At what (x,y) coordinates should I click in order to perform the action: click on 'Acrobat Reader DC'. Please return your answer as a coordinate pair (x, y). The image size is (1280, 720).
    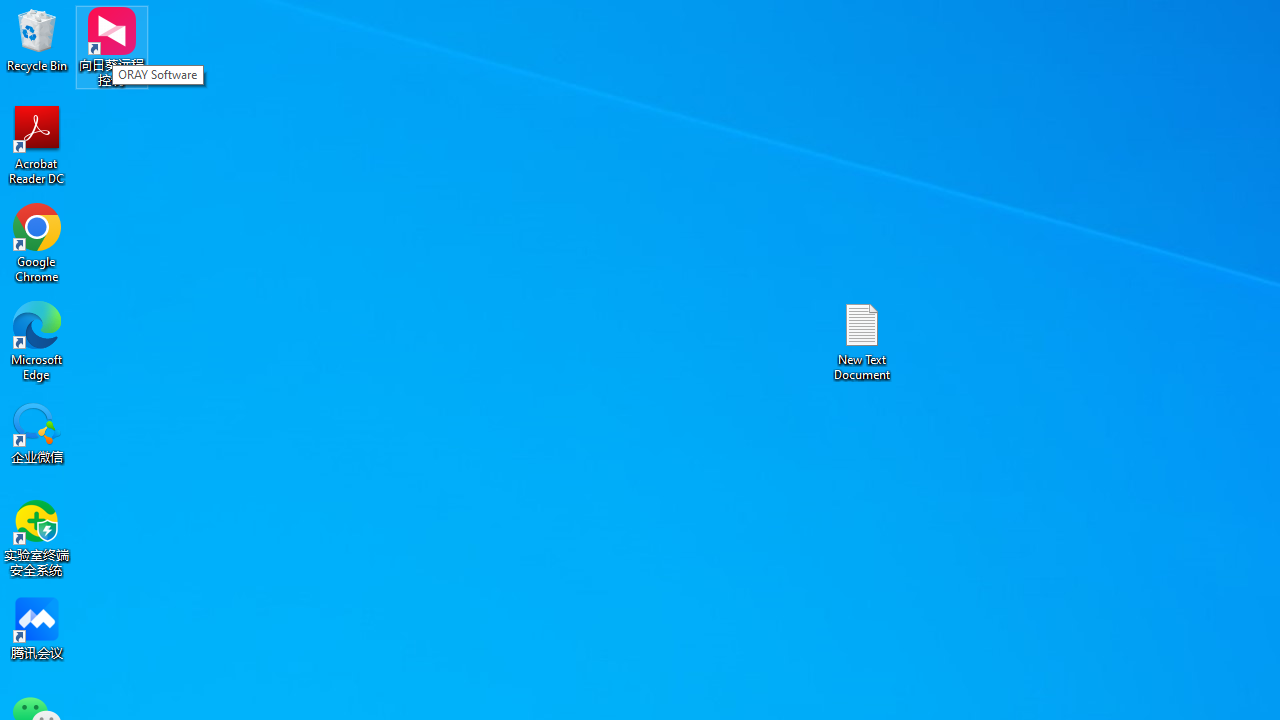
    Looking at the image, I should click on (37, 144).